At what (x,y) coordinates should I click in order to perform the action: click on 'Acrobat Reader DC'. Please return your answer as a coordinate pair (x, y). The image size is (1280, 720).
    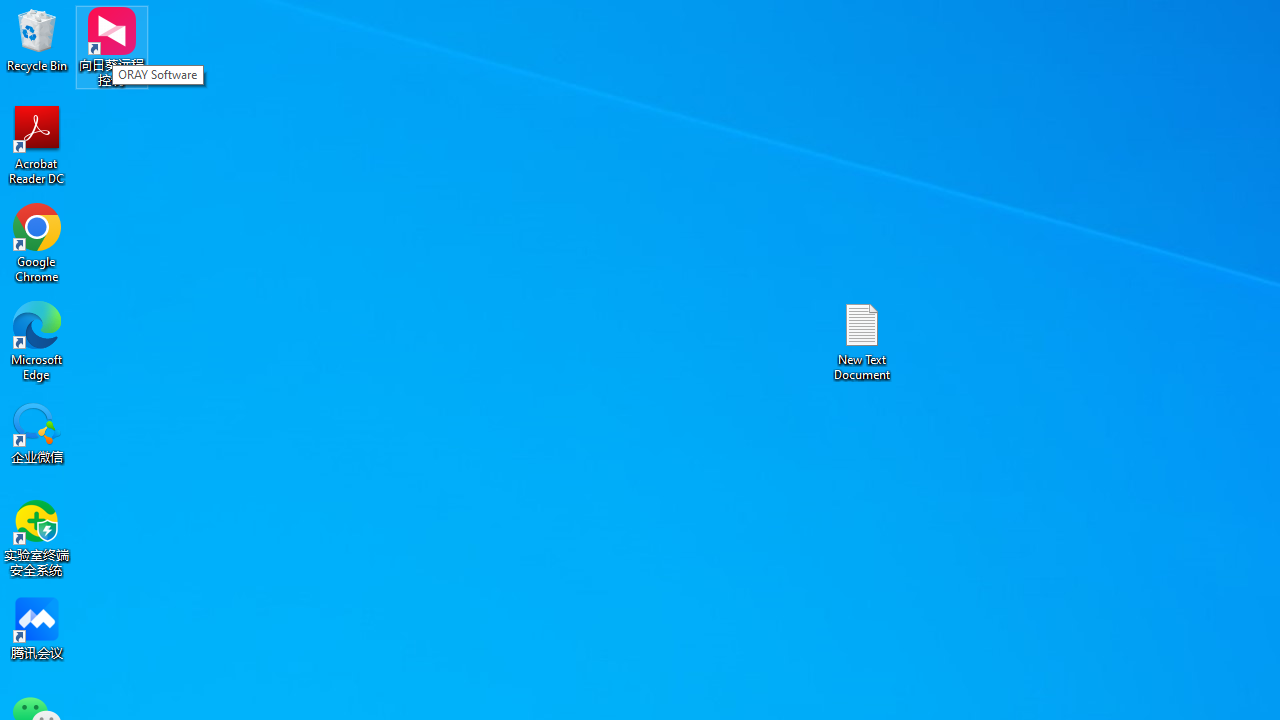
    Looking at the image, I should click on (37, 144).